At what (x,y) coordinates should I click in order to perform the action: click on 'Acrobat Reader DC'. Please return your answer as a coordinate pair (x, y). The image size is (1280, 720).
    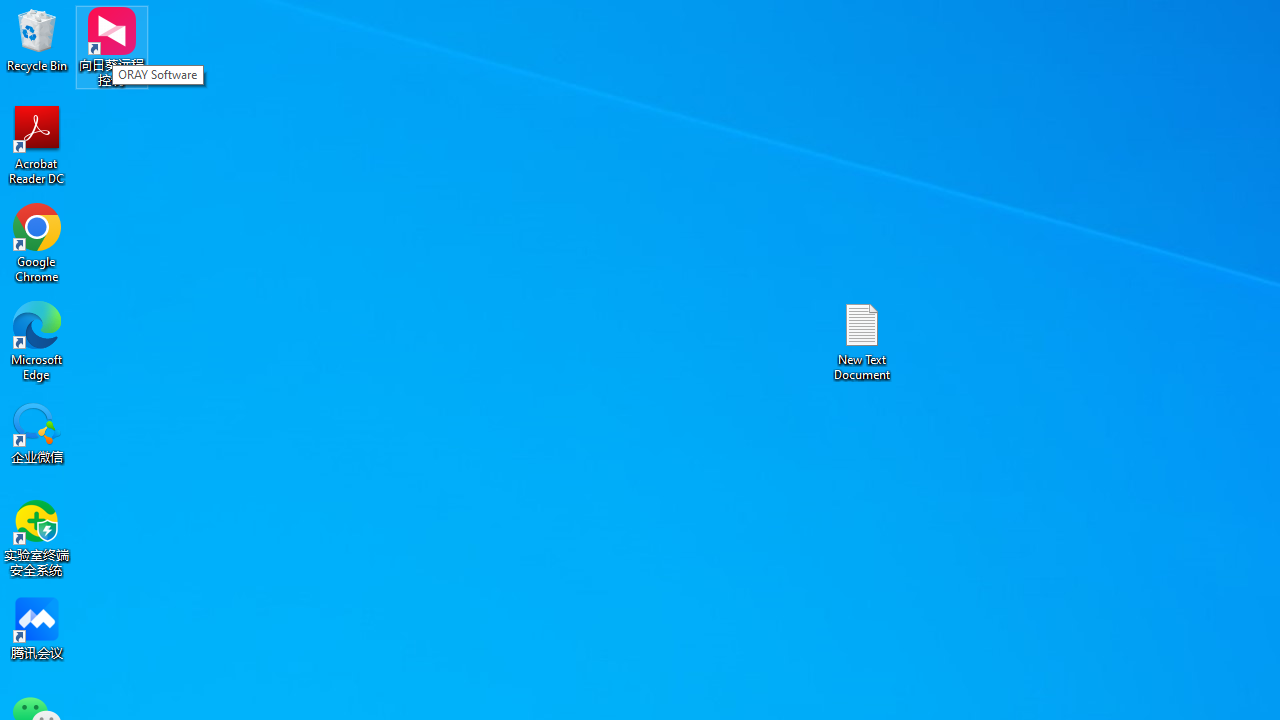
    Looking at the image, I should click on (37, 144).